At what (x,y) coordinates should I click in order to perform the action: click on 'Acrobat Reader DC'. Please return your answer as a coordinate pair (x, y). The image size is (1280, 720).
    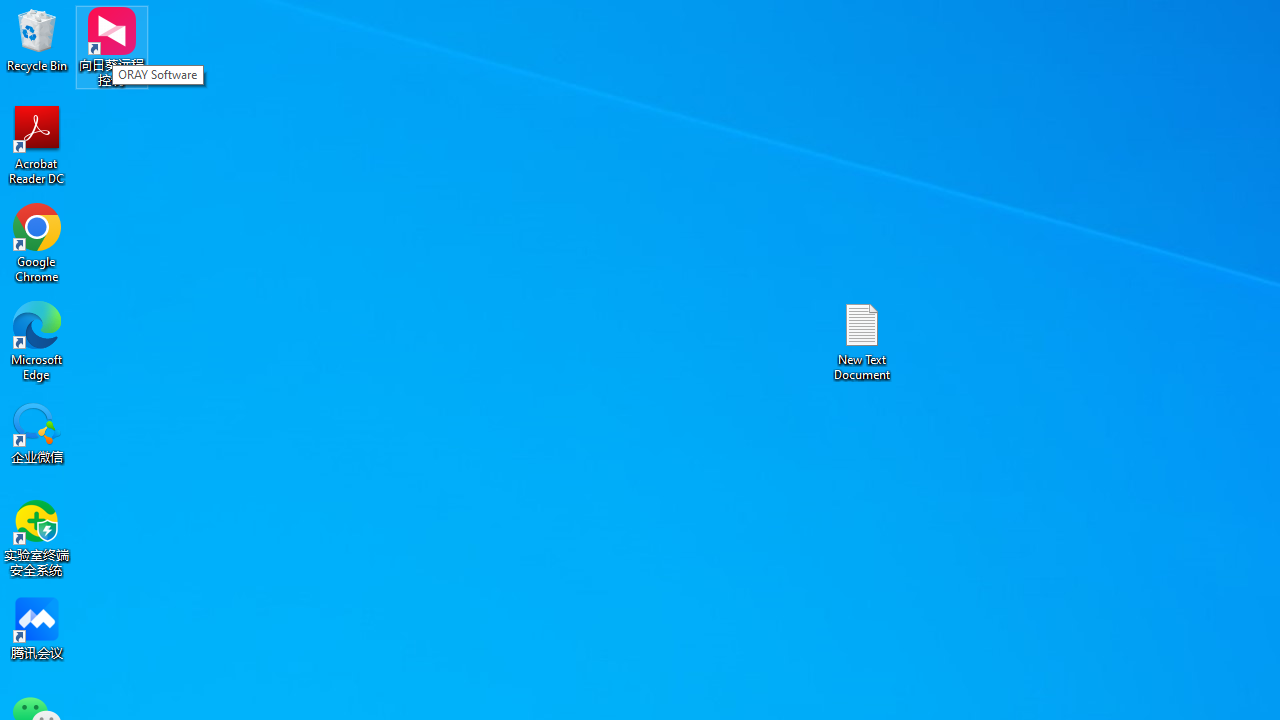
    Looking at the image, I should click on (37, 144).